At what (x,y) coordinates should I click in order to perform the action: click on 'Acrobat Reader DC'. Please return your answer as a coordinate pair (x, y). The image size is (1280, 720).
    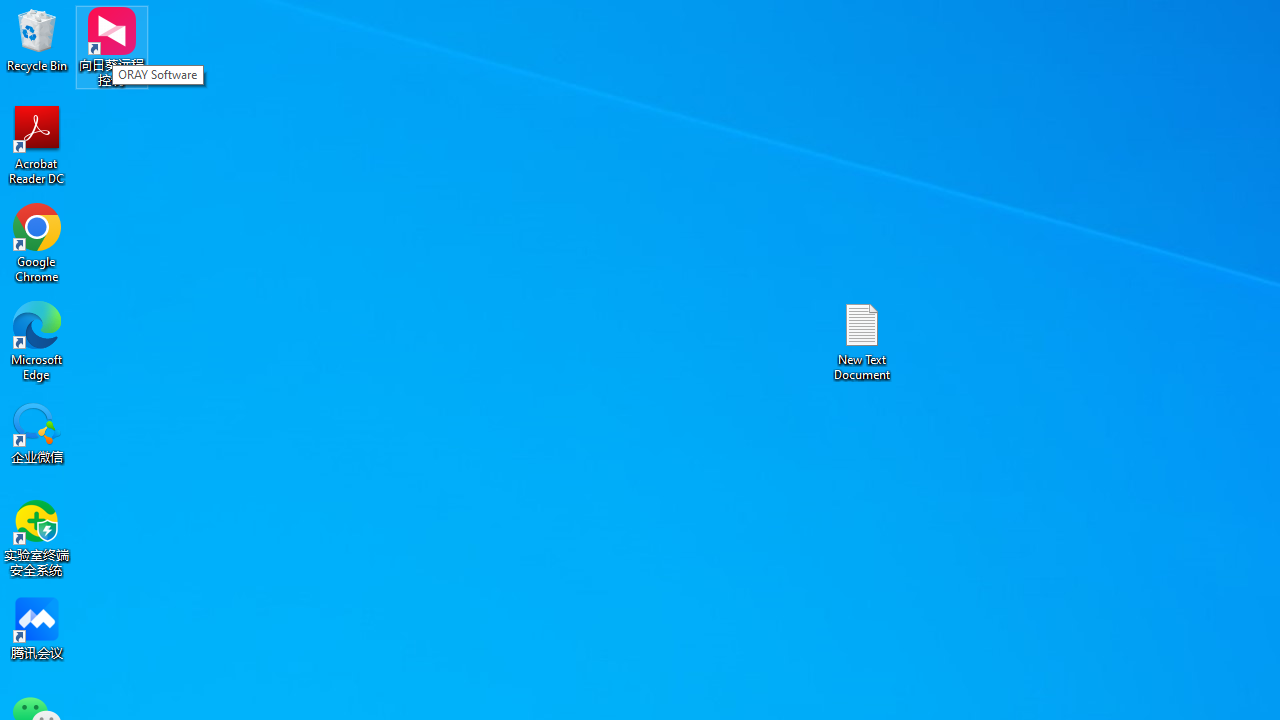
    Looking at the image, I should click on (37, 144).